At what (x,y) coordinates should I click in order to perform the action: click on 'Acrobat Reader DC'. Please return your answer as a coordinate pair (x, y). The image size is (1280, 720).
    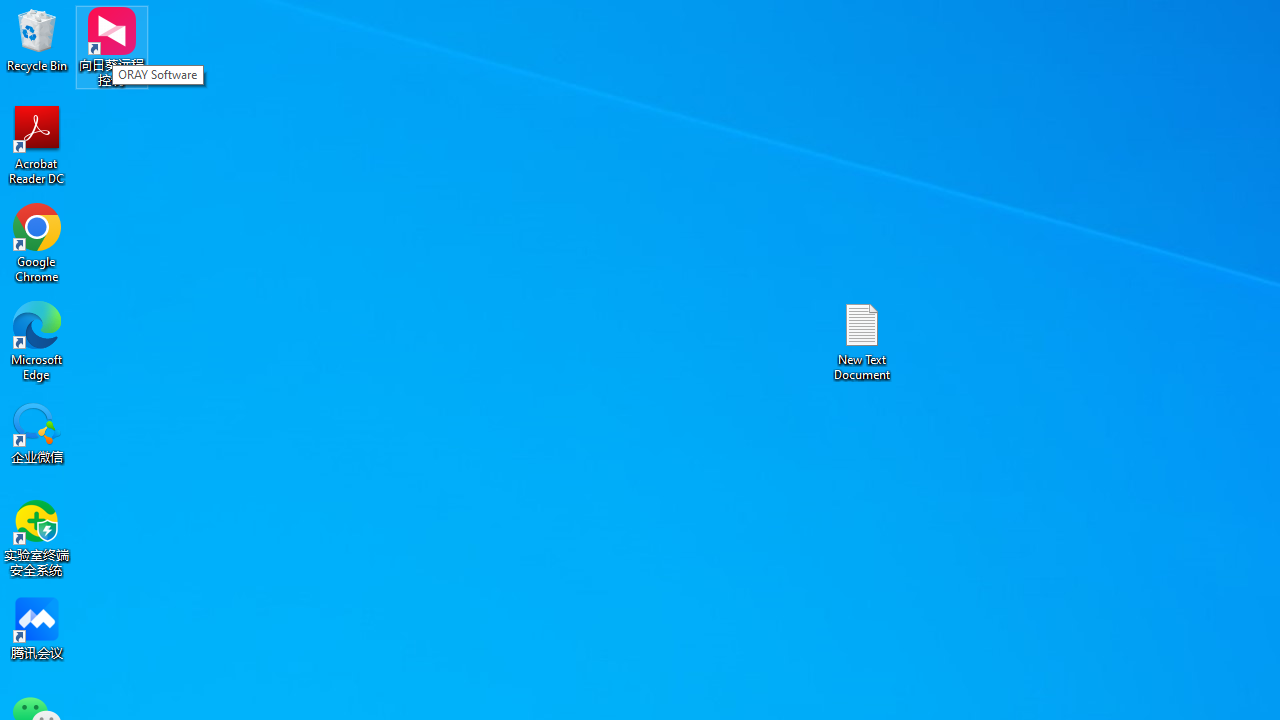
    Looking at the image, I should click on (37, 144).